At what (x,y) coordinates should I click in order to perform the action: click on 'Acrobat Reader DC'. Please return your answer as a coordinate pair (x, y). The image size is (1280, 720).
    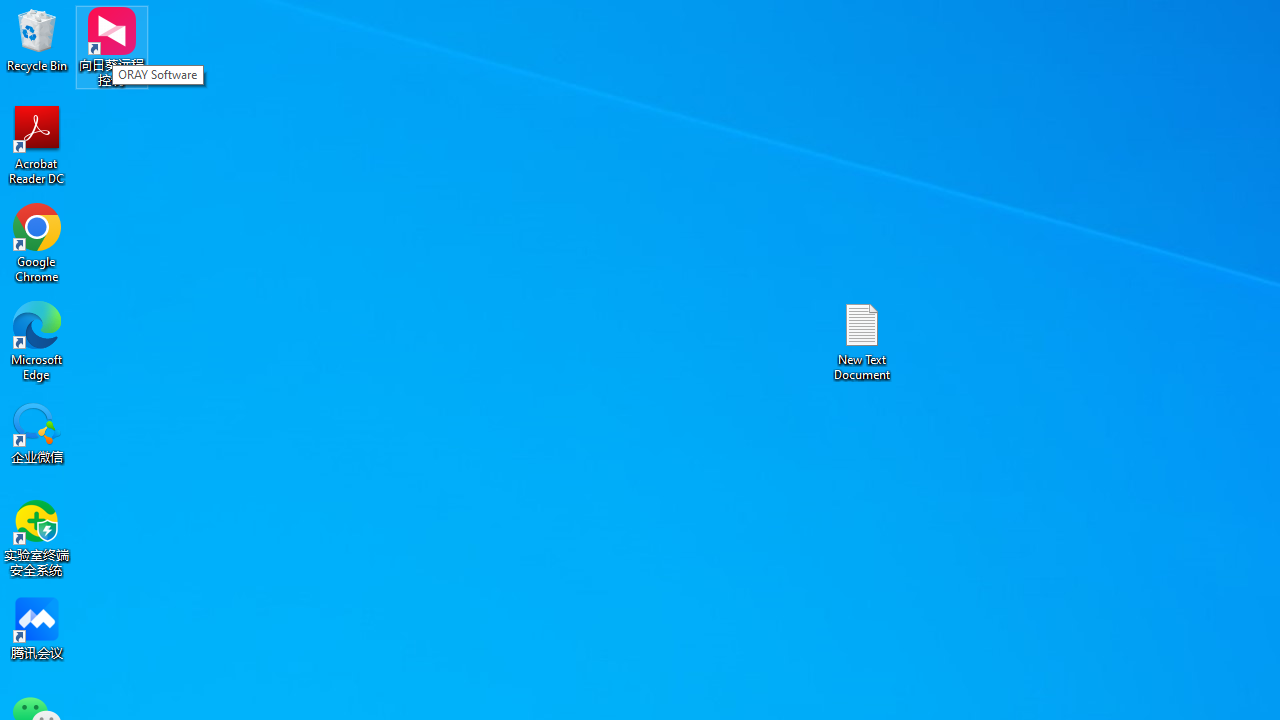
    Looking at the image, I should click on (37, 144).